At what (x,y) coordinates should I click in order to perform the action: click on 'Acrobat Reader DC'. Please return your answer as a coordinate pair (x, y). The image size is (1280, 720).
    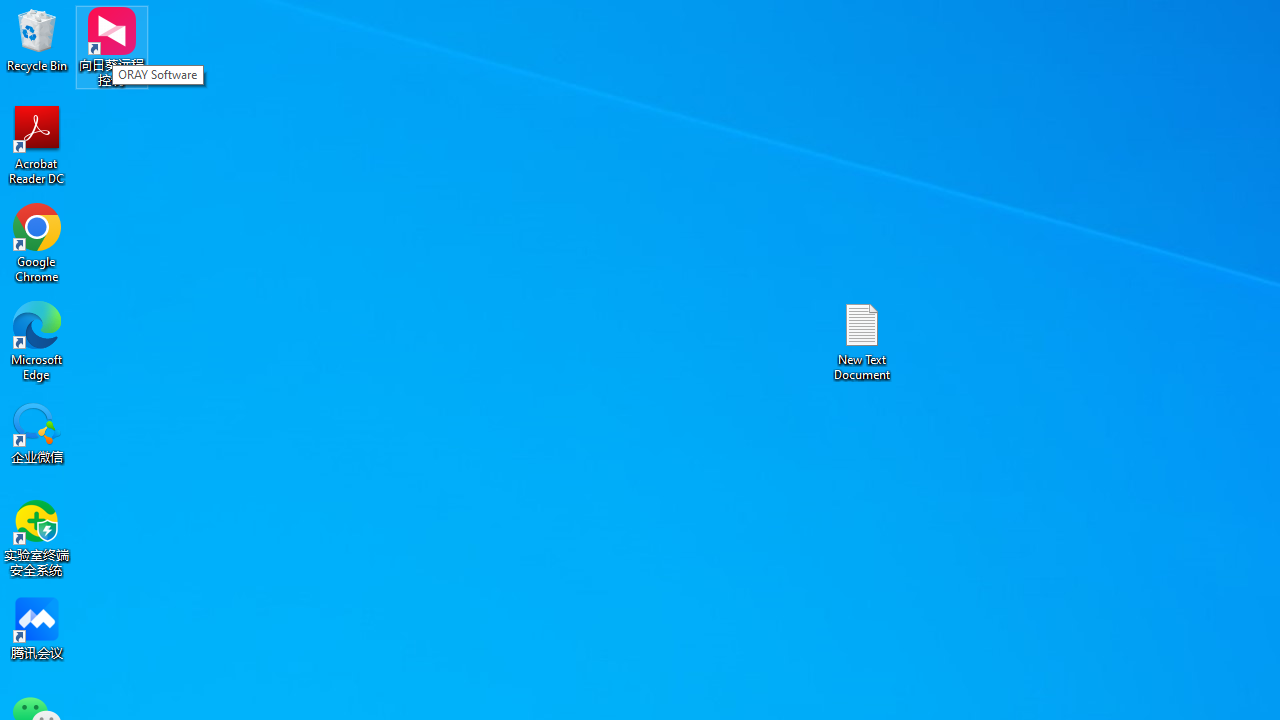
    Looking at the image, I should click on (37, 144).